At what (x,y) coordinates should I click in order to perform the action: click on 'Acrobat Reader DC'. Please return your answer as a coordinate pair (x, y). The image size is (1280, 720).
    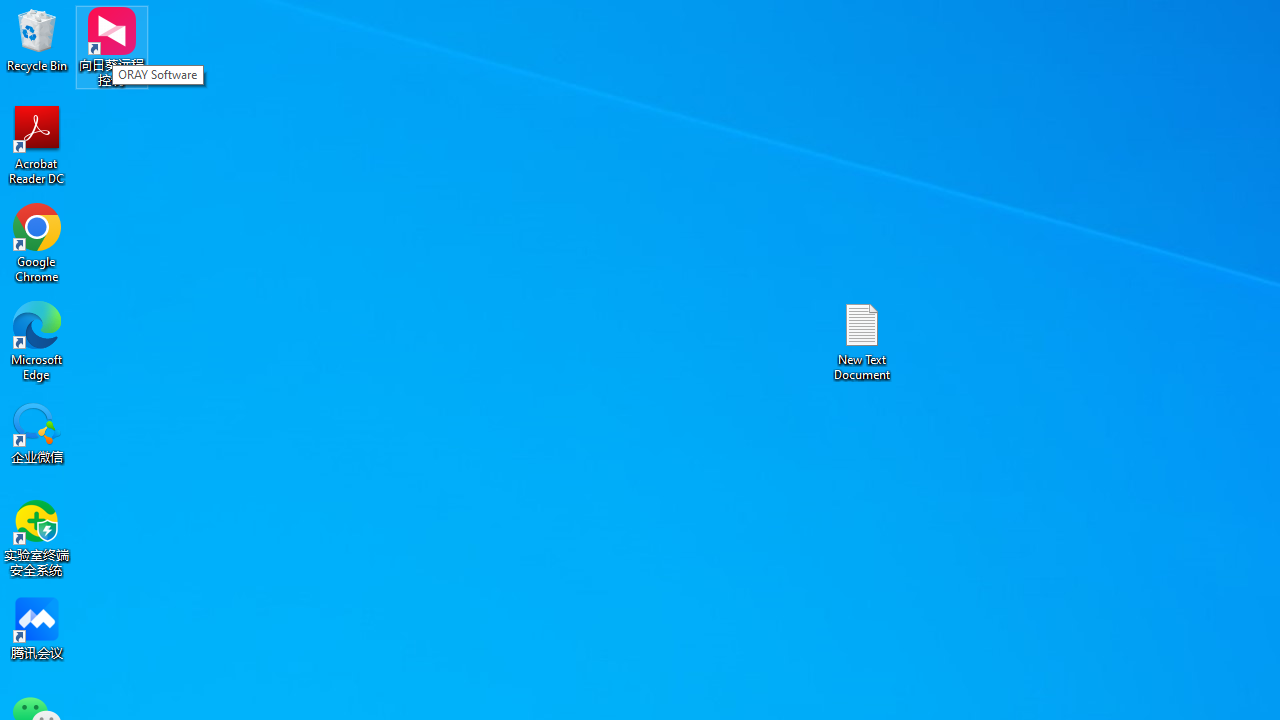
    Looking at the image, I should click on (37, 144).